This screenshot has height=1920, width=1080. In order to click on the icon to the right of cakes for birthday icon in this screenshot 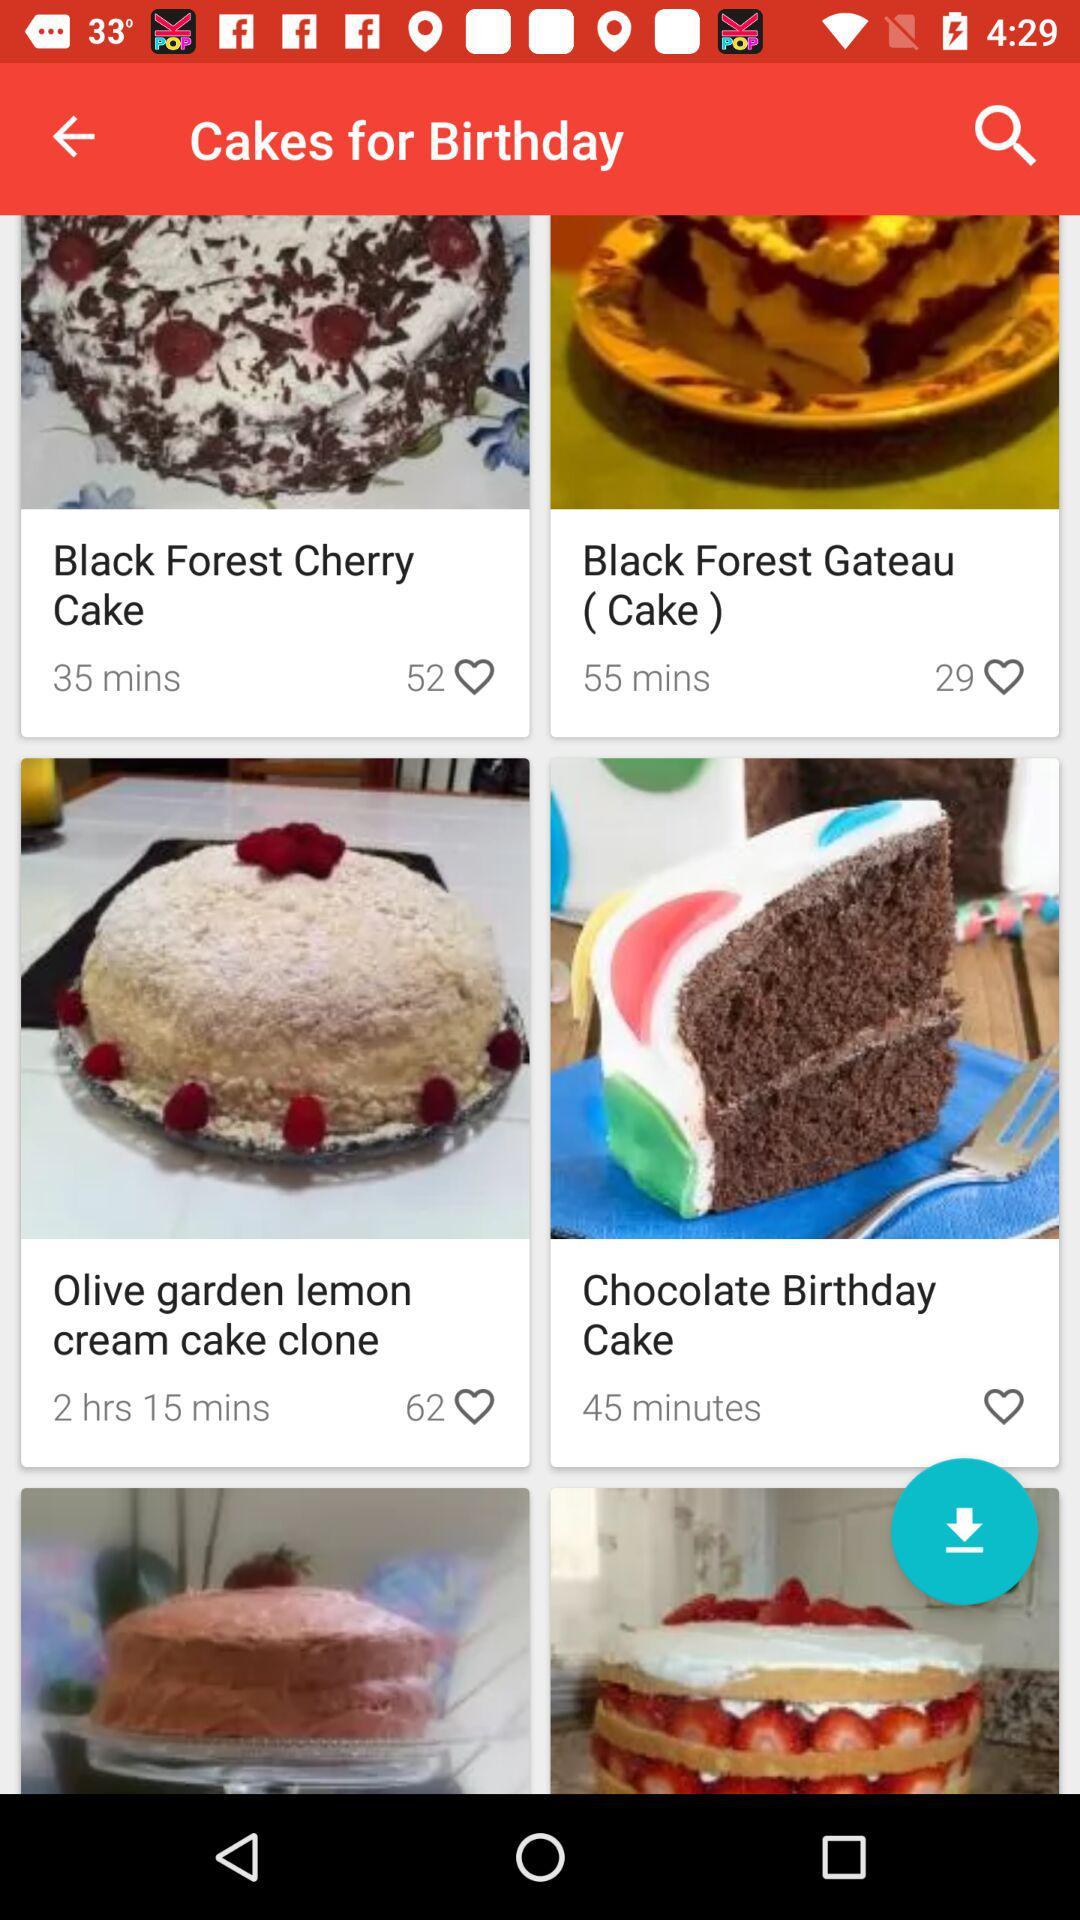, I will do `click(1006, 135)`.